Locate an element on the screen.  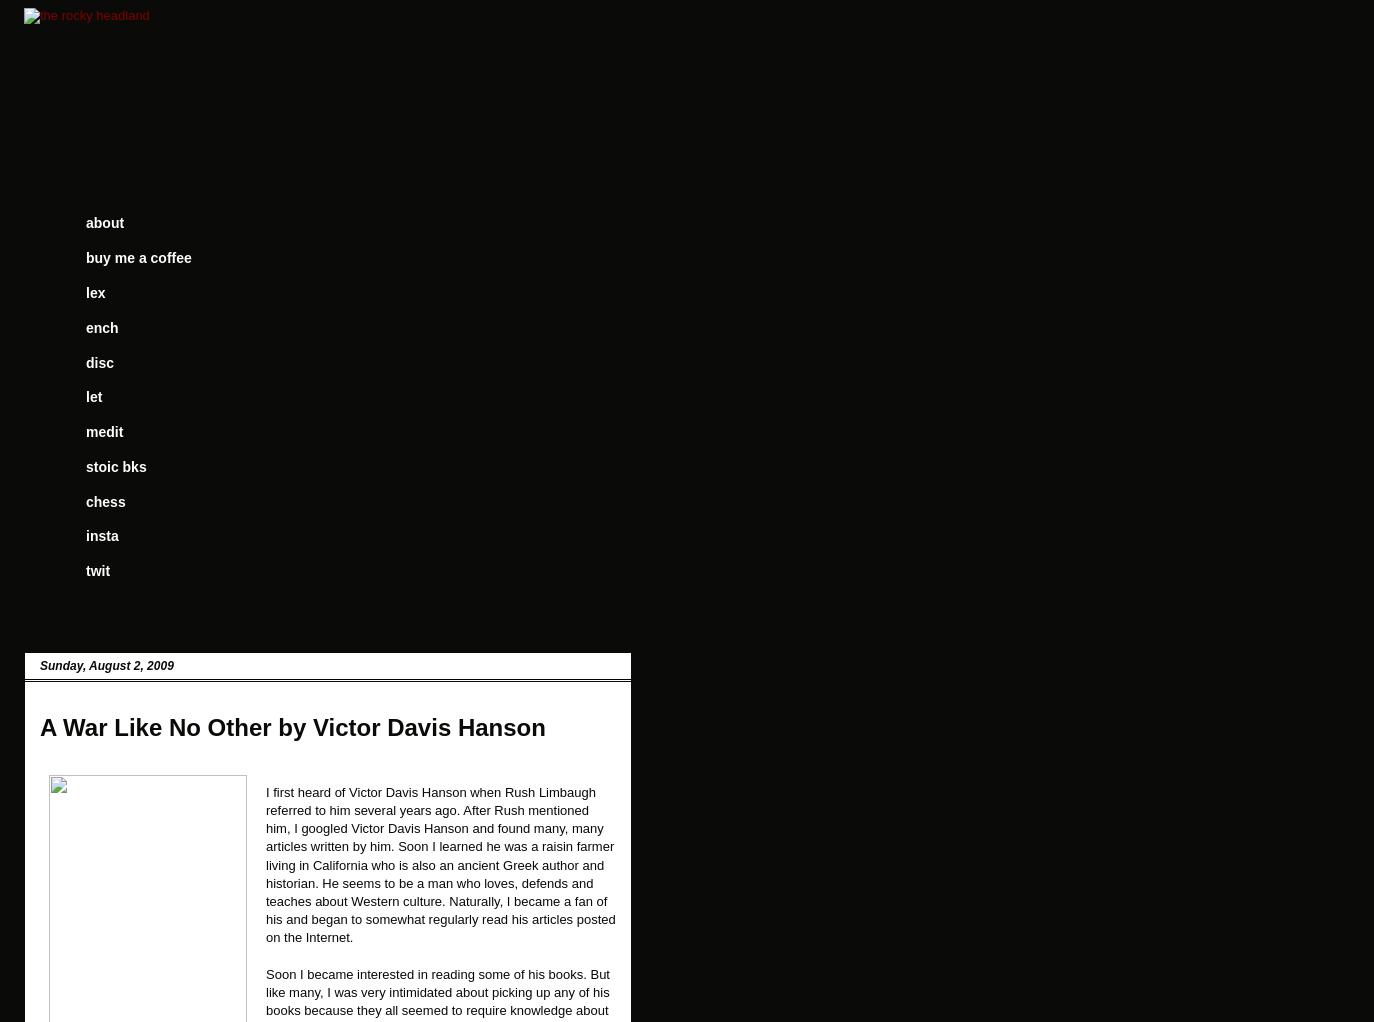
'lex' is located at coordinates (94, 291).